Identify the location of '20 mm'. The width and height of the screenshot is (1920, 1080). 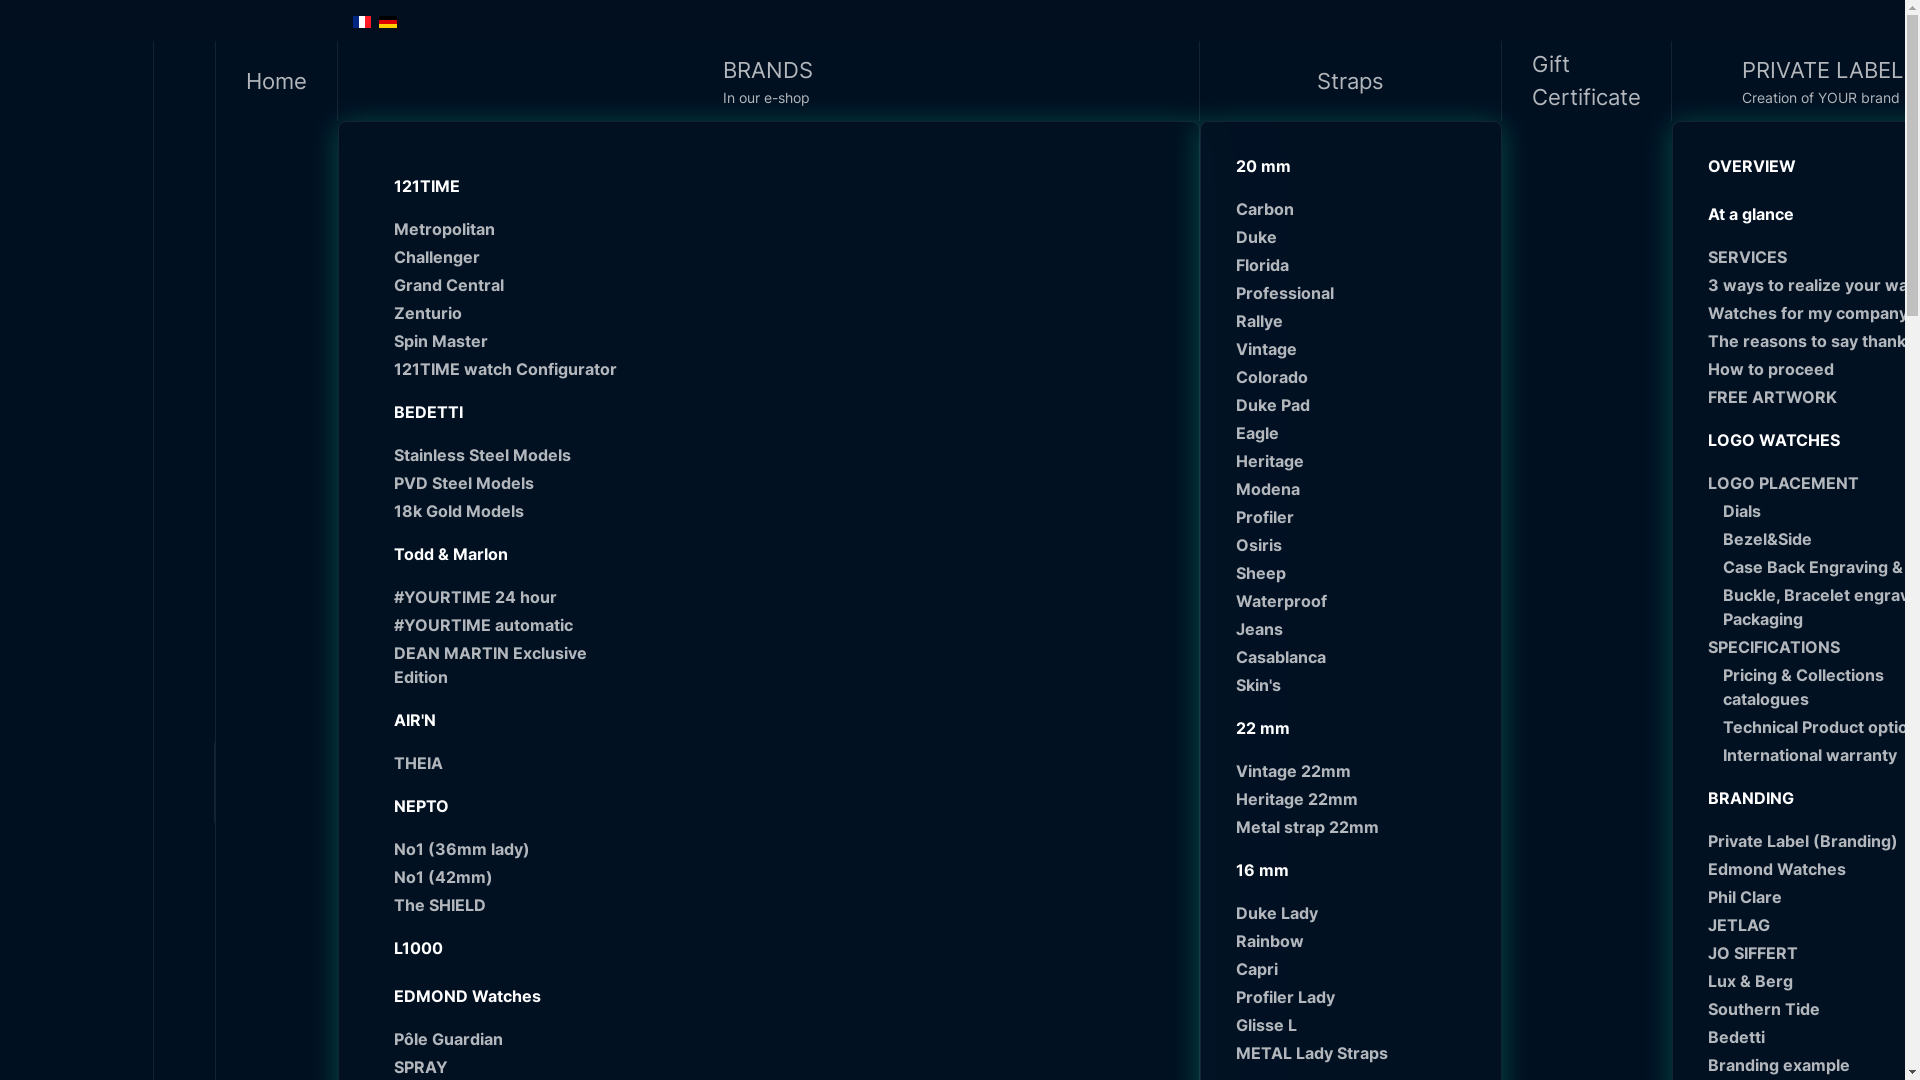
(1349, 164).